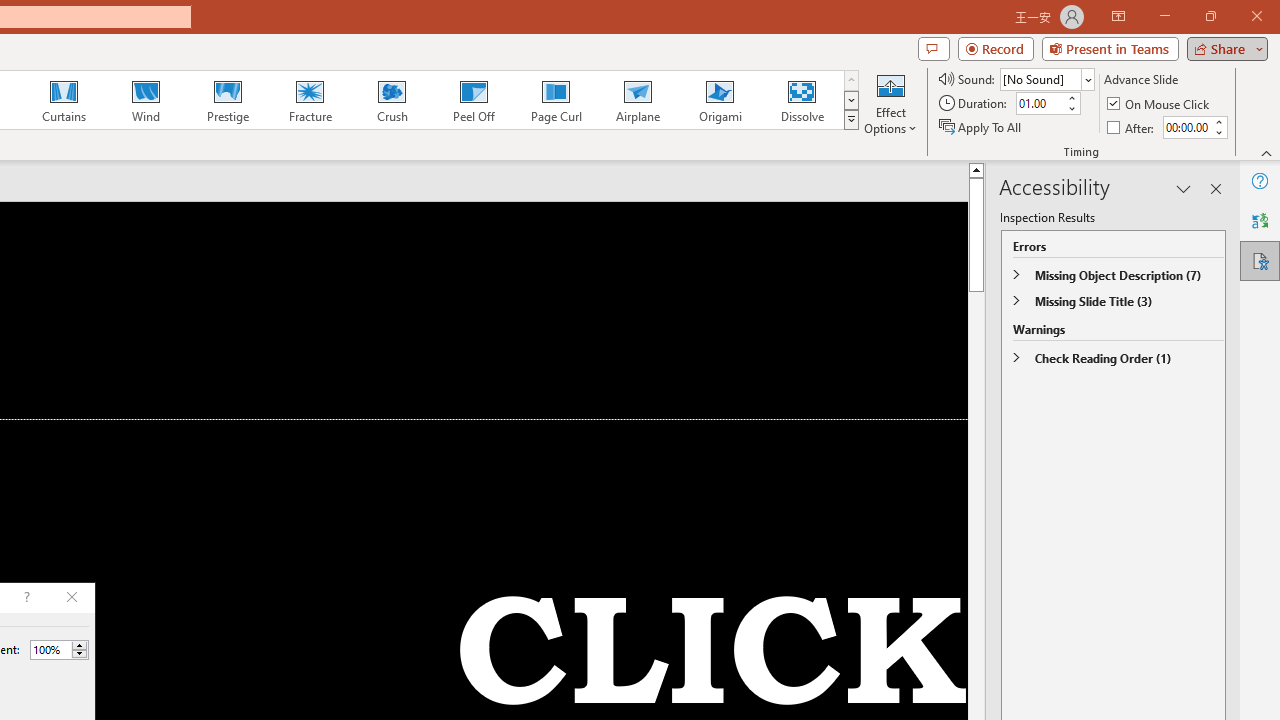 The width and height of the screenshot is (1280, 720). What do you see at coordinates (851, 120) in the screenshot?
I see `'Transition Effects'` at bounding box center [851, 120].